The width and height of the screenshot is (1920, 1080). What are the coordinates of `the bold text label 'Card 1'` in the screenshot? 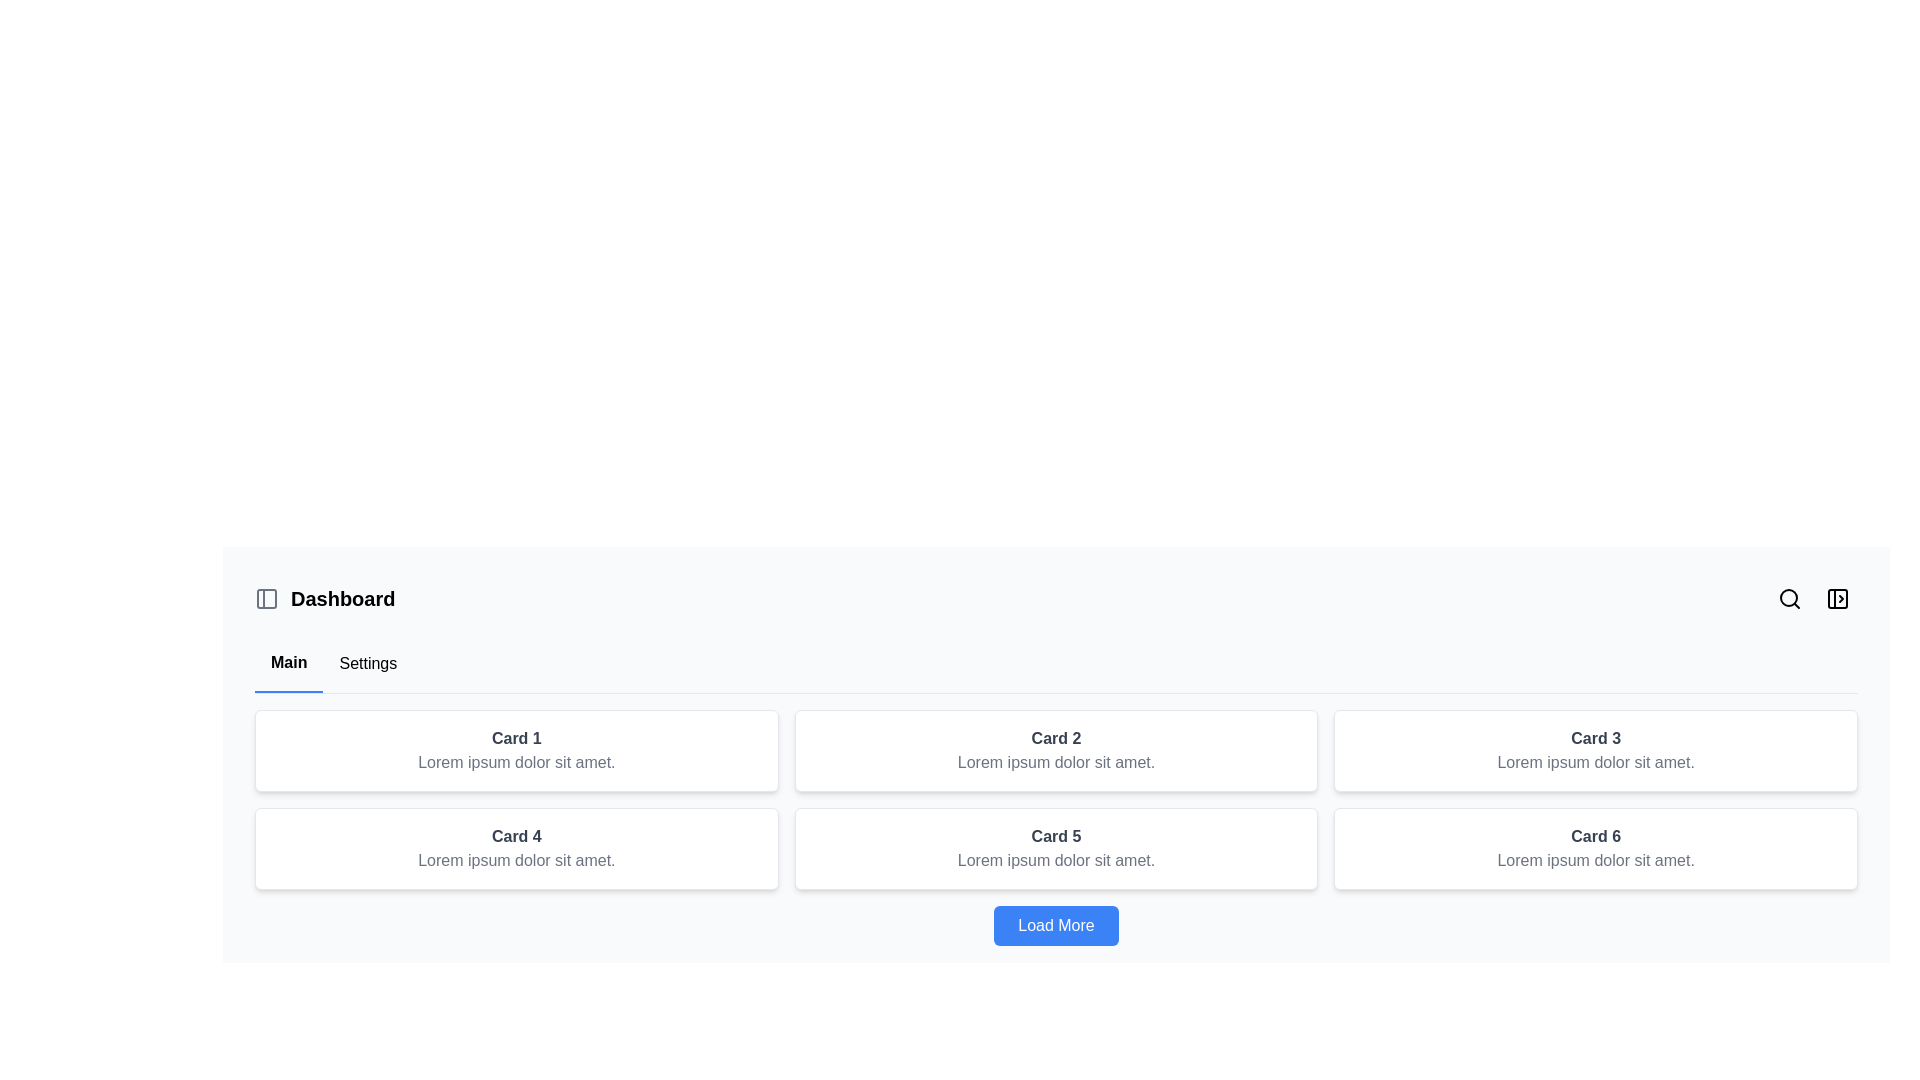 It's located at (516, 739).